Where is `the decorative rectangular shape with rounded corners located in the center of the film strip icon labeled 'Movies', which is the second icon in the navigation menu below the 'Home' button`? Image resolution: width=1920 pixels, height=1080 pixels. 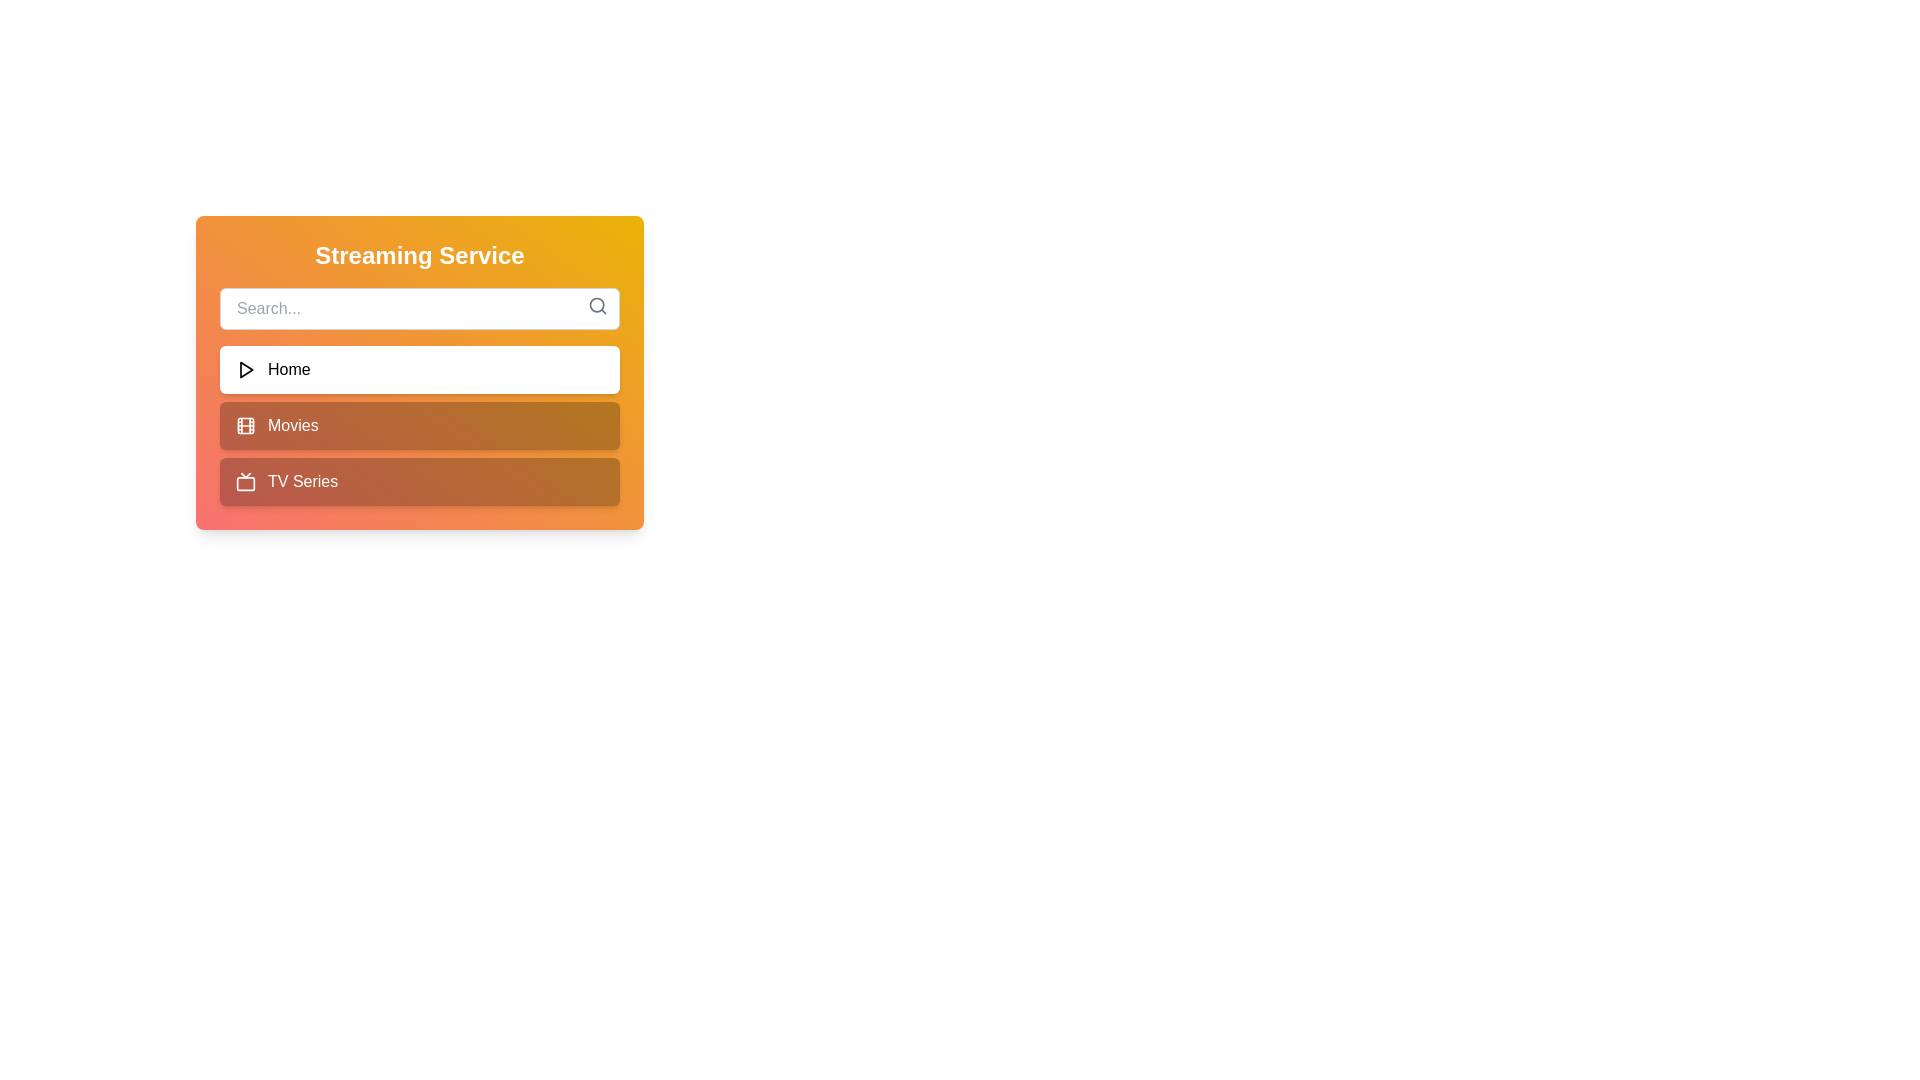
the decorative rectangular shape with rounded corners located in the center of the film strip icon labeled 'Movies', which is the second icon in the navigation menu below the 'Home' button is located at coordinates (244, 424).